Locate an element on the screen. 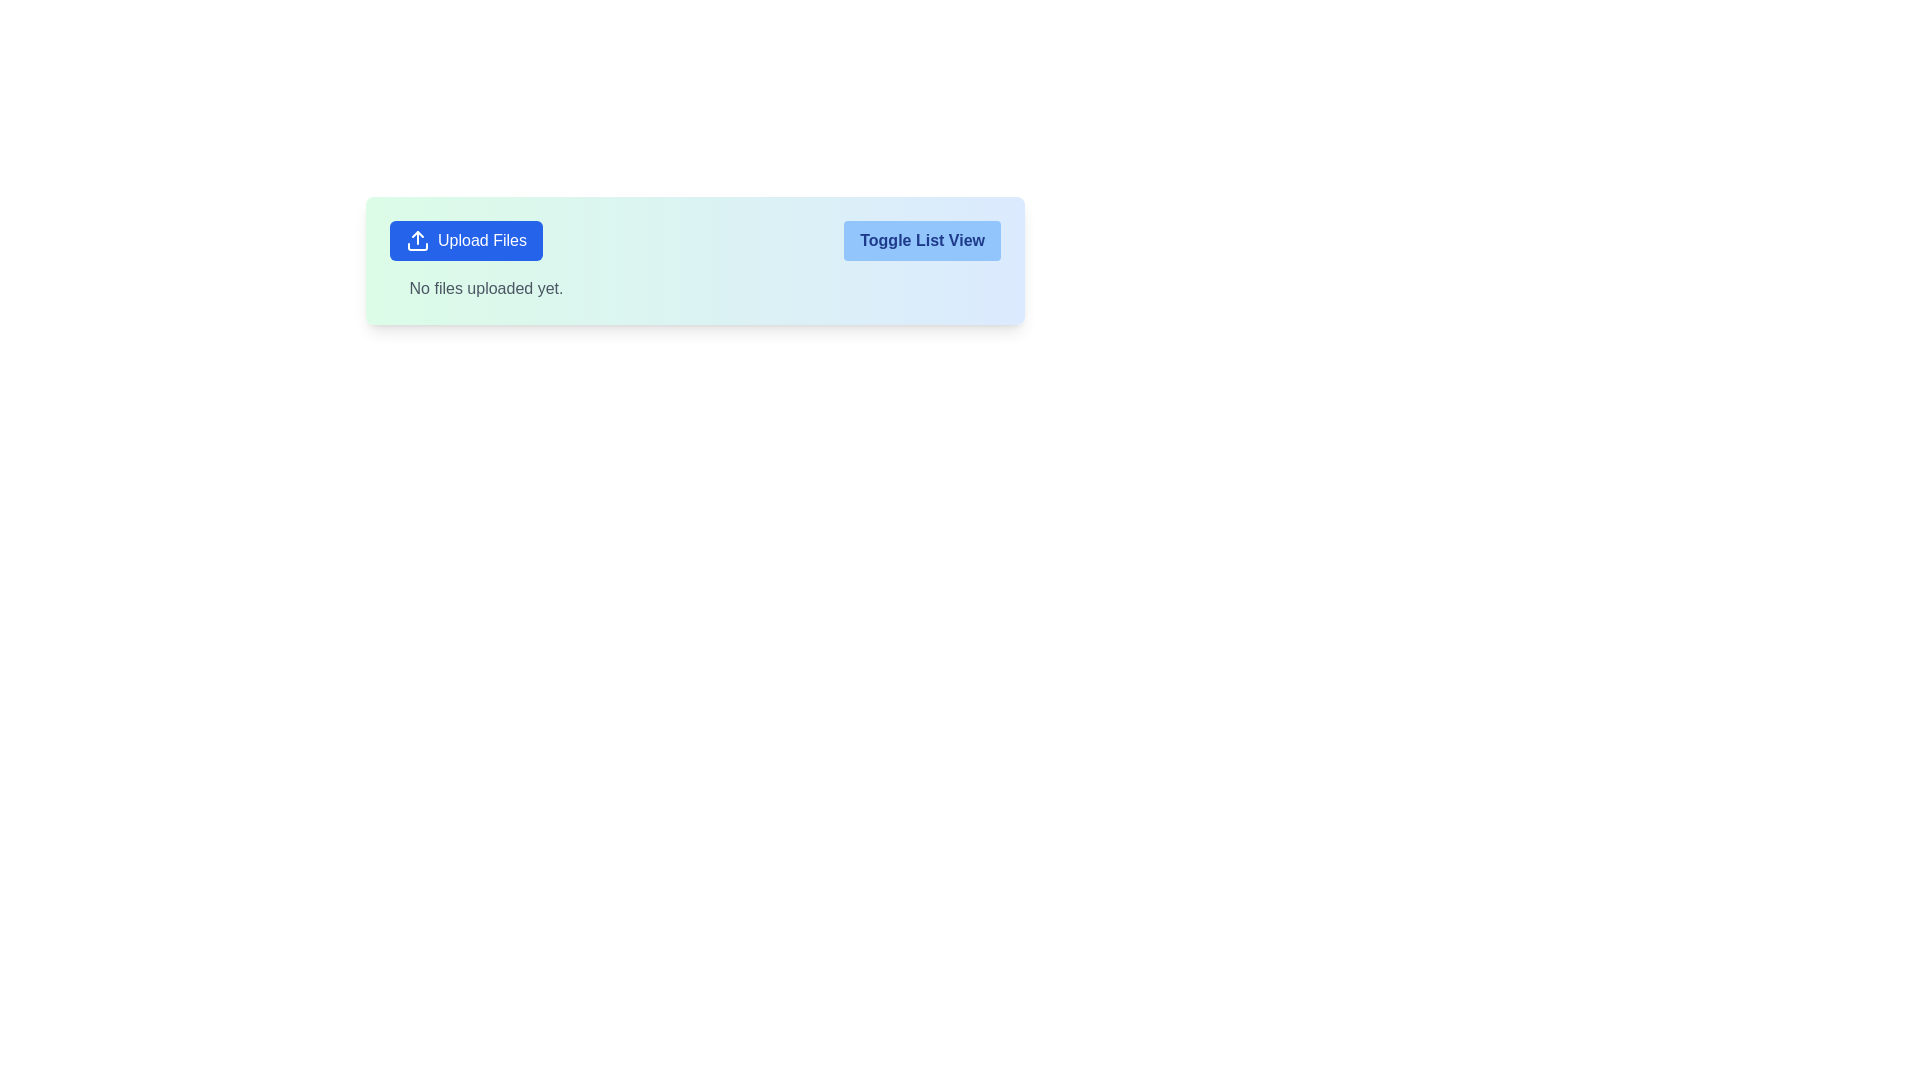 This screenshot has height=1080, width=1920. the 'Upload Files' button with a blue background and white text is located at coordinates (465, 239).